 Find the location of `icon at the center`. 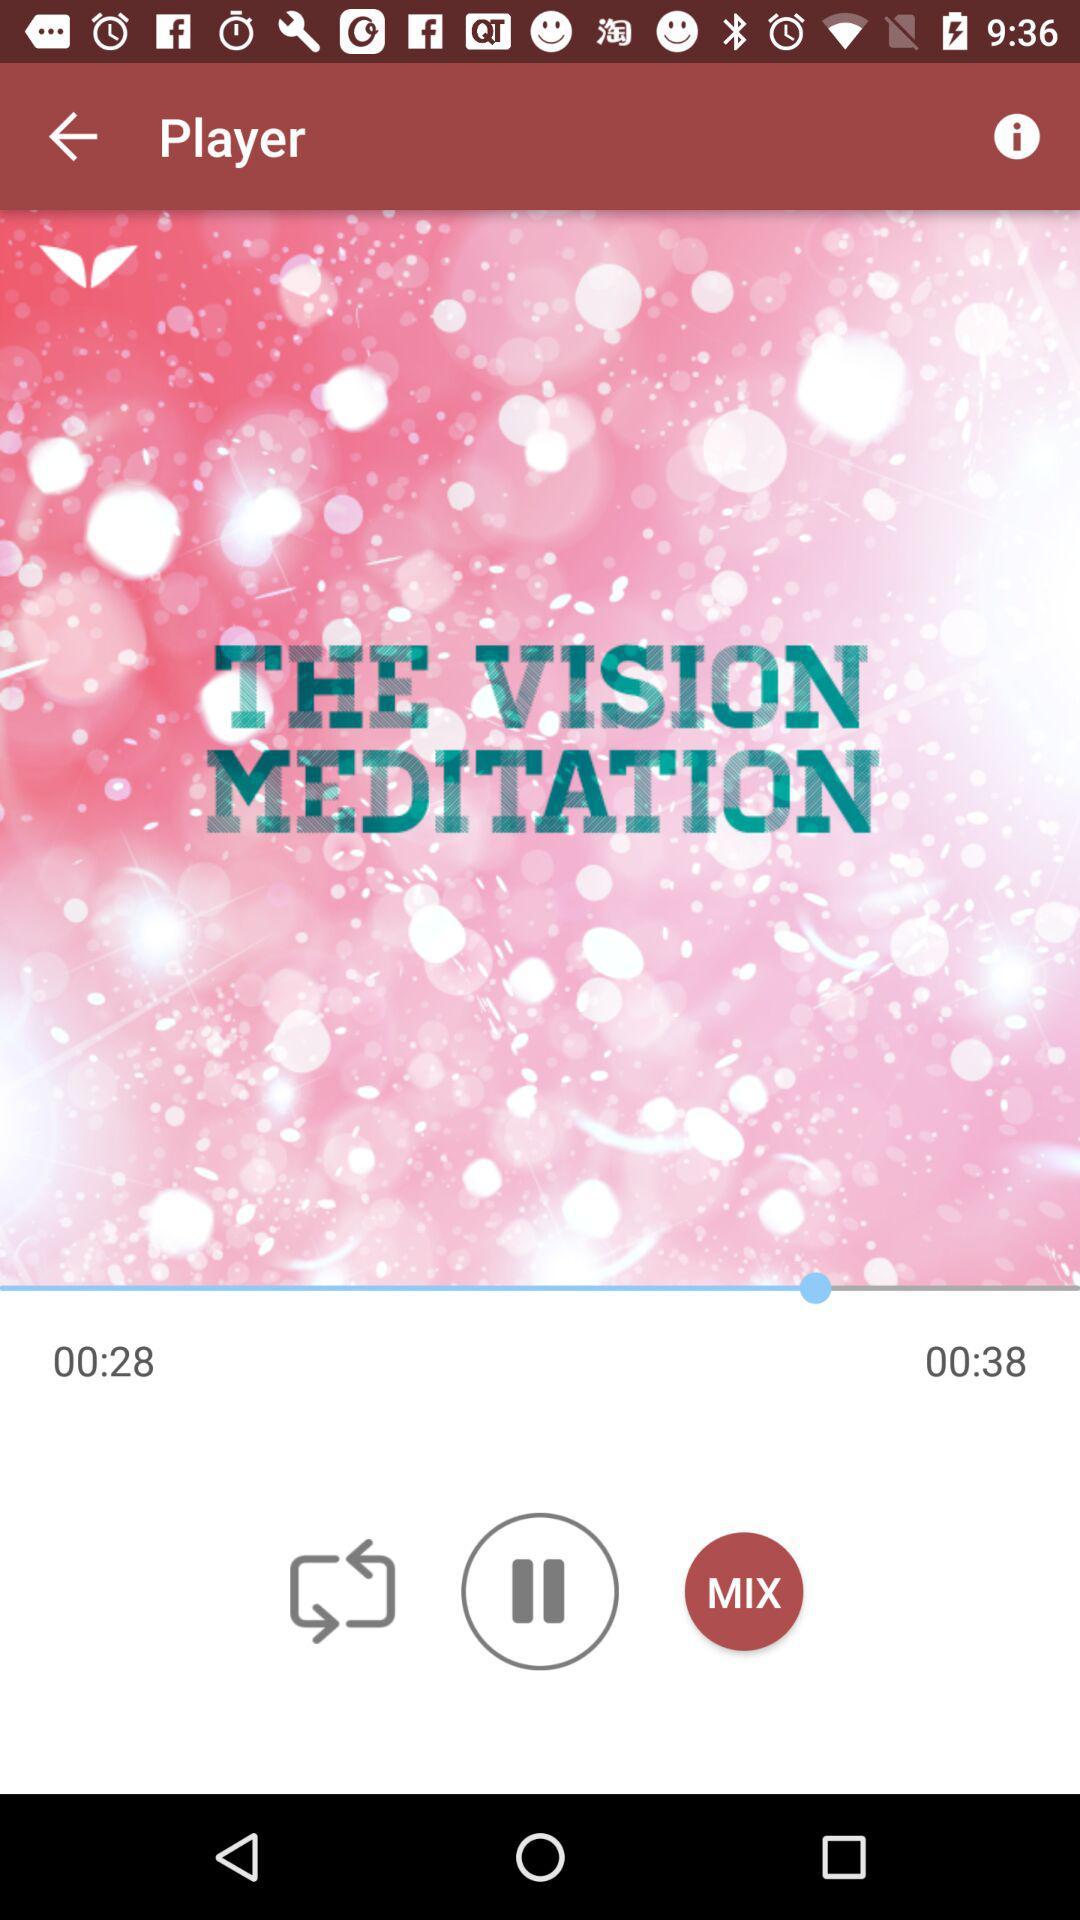

icon at the center is located at coordinates (540, 748).